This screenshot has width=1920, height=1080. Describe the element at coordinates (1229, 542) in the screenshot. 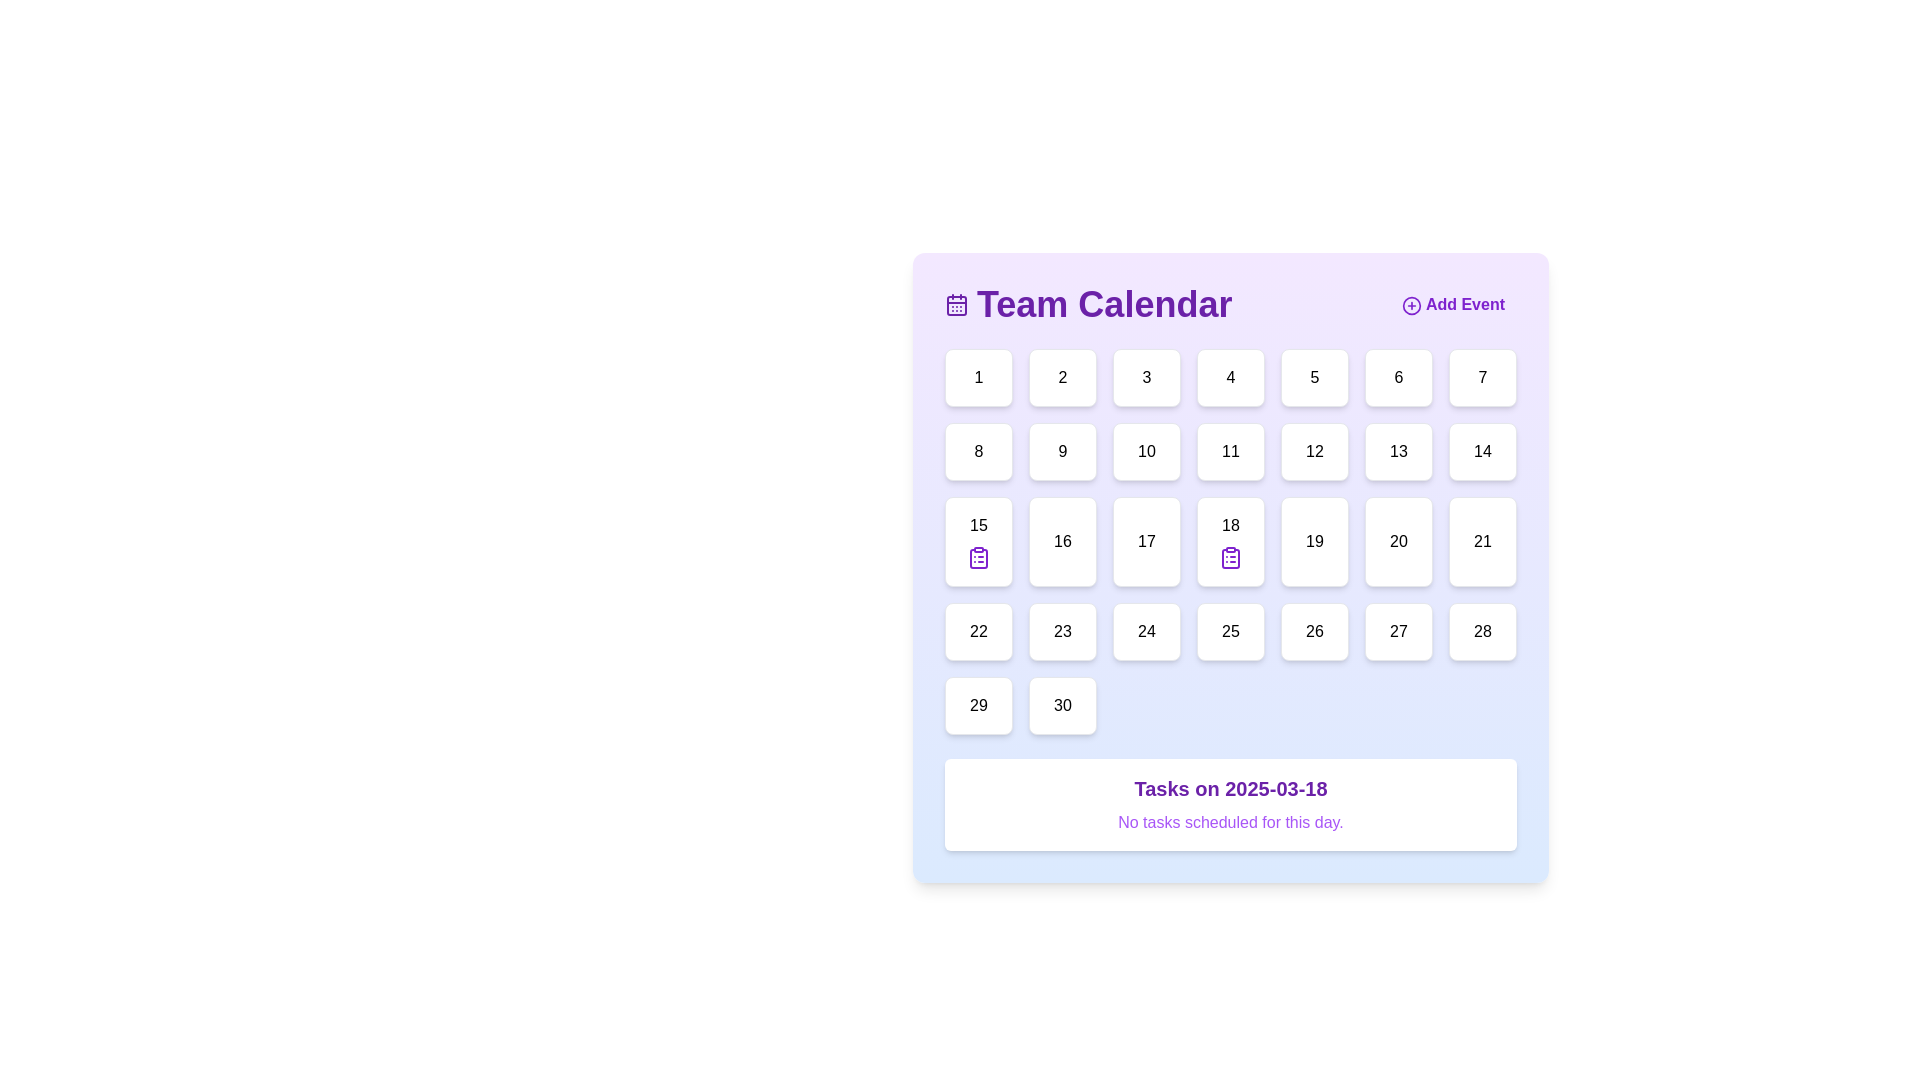

I see `the calendar cell icon for the 18th day` at that location.